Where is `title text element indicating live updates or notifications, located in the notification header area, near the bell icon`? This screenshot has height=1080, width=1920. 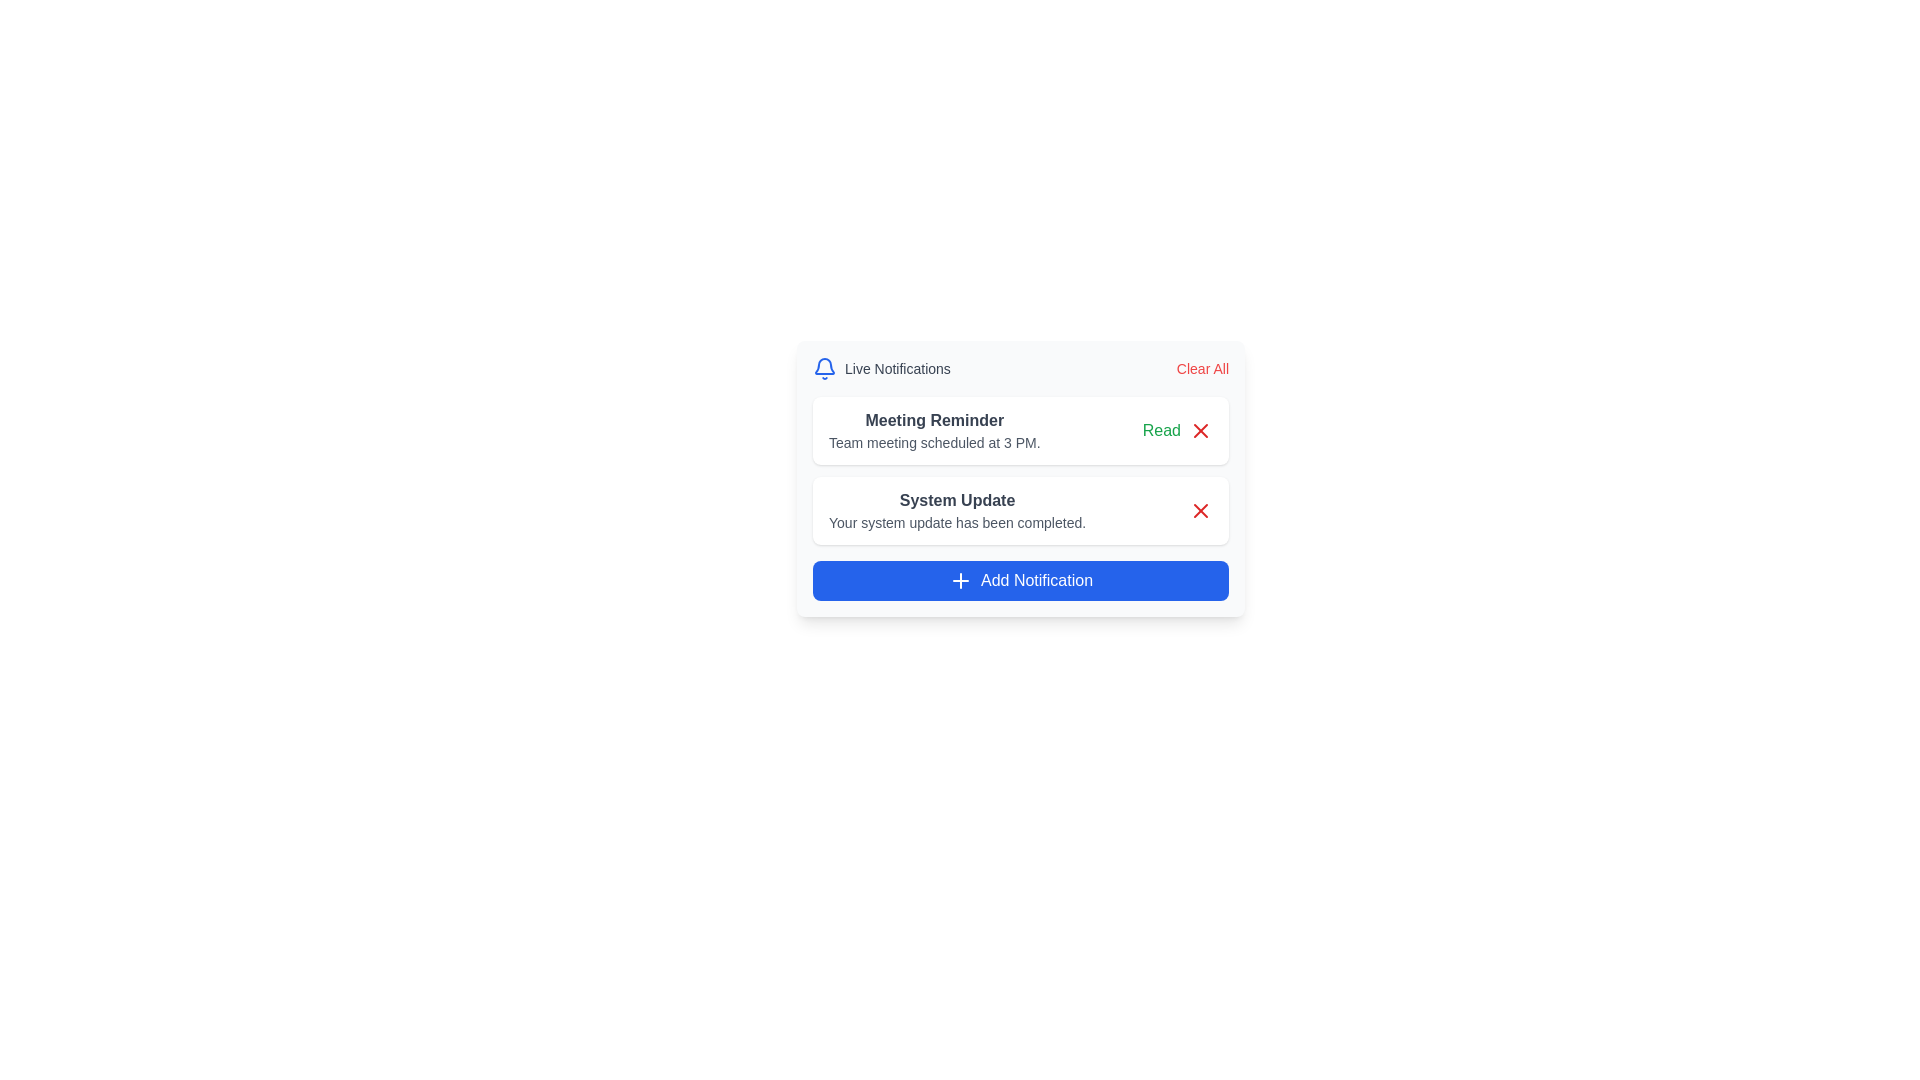 title text element indicating live updates or notifications, located in the notification header area, near the bell icon is located at coordinates (896, 369).